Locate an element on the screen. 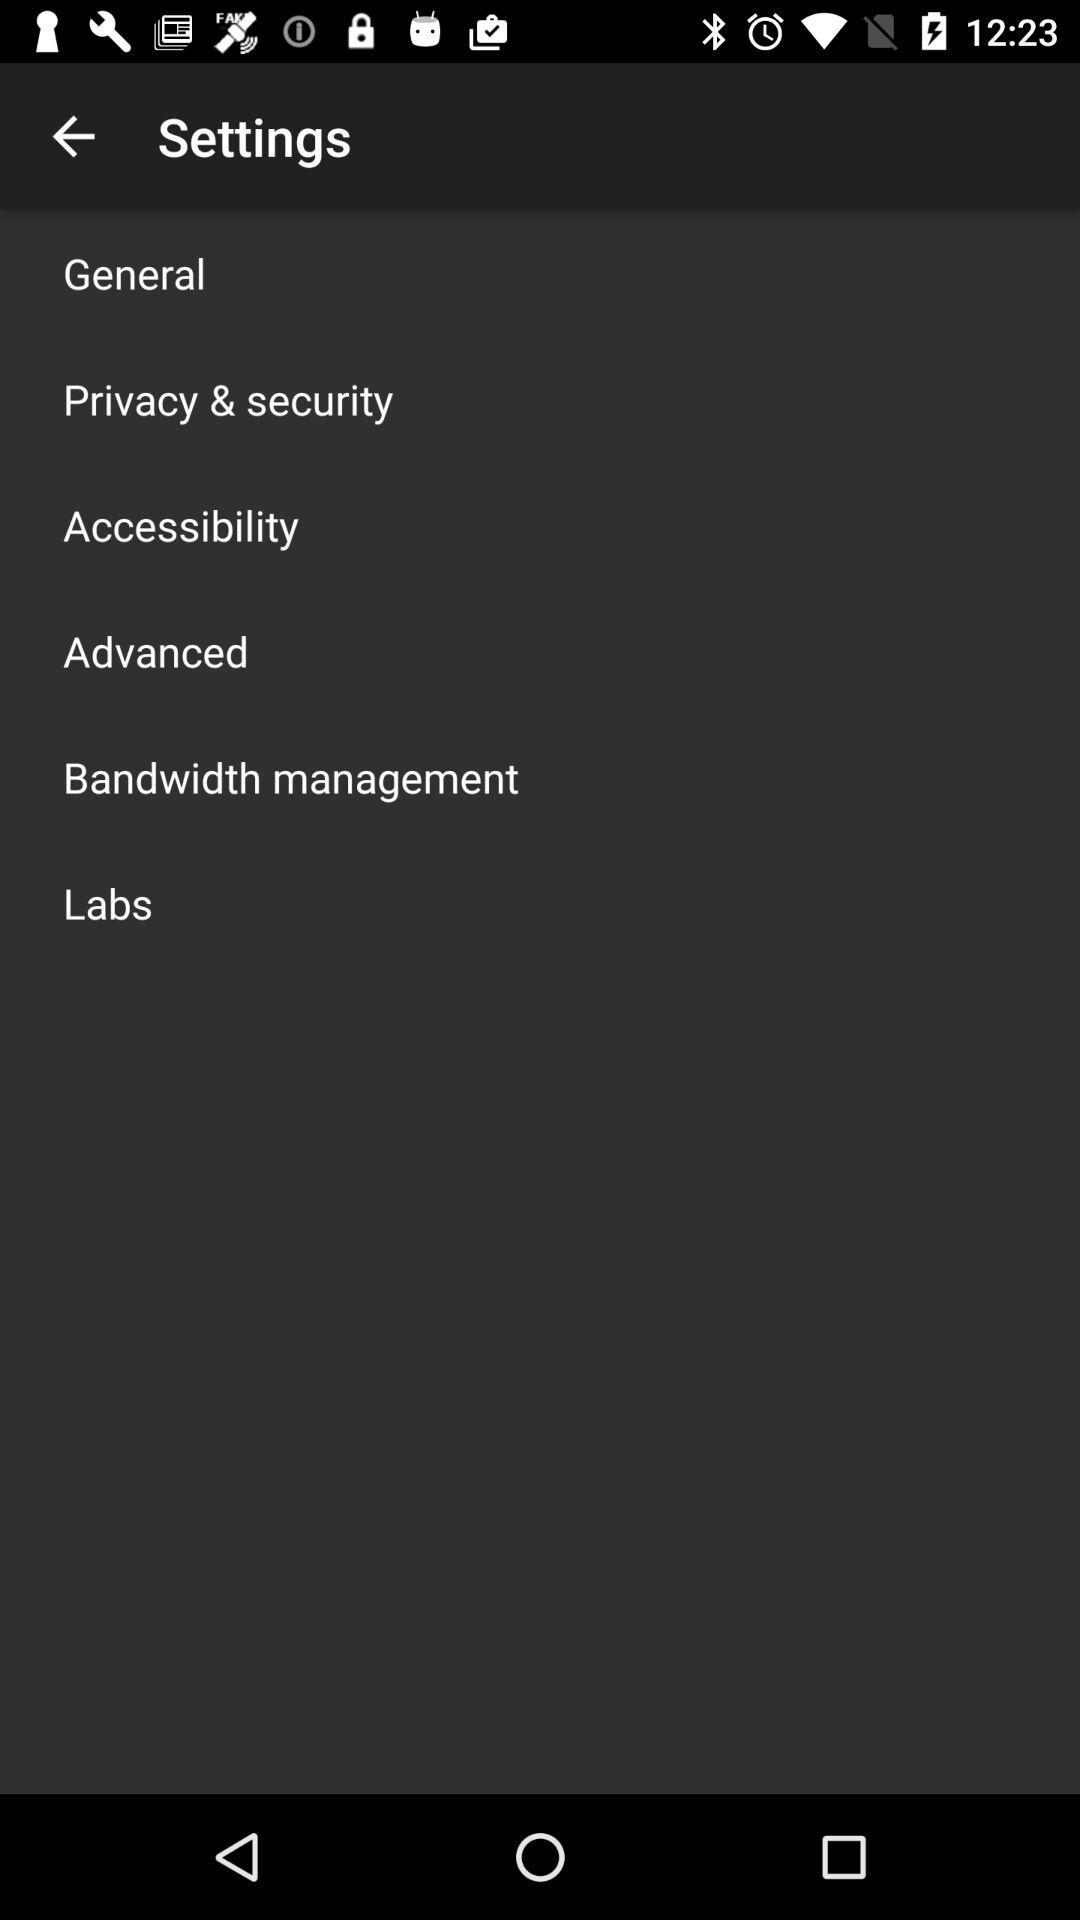 The image size is (1080, 1920). the accessibility item is located at coordinates (181, 524).